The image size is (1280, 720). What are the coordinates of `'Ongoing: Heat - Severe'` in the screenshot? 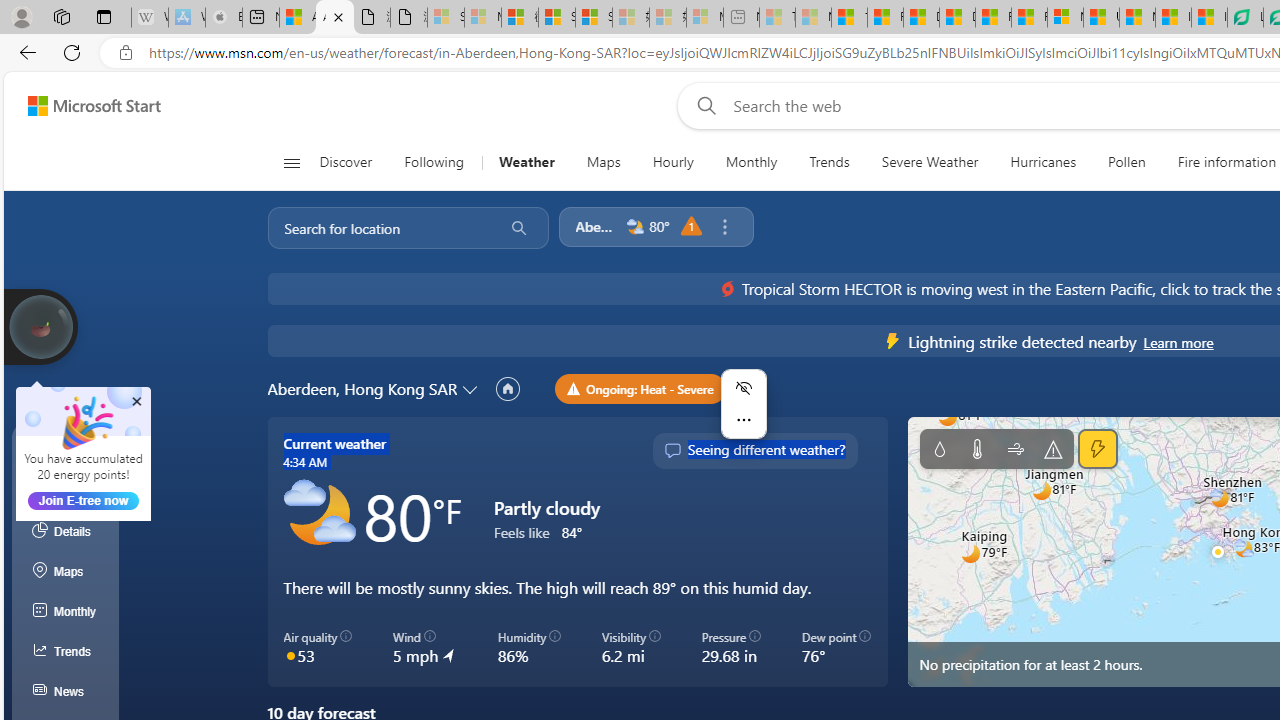 It's located at (640, 388).